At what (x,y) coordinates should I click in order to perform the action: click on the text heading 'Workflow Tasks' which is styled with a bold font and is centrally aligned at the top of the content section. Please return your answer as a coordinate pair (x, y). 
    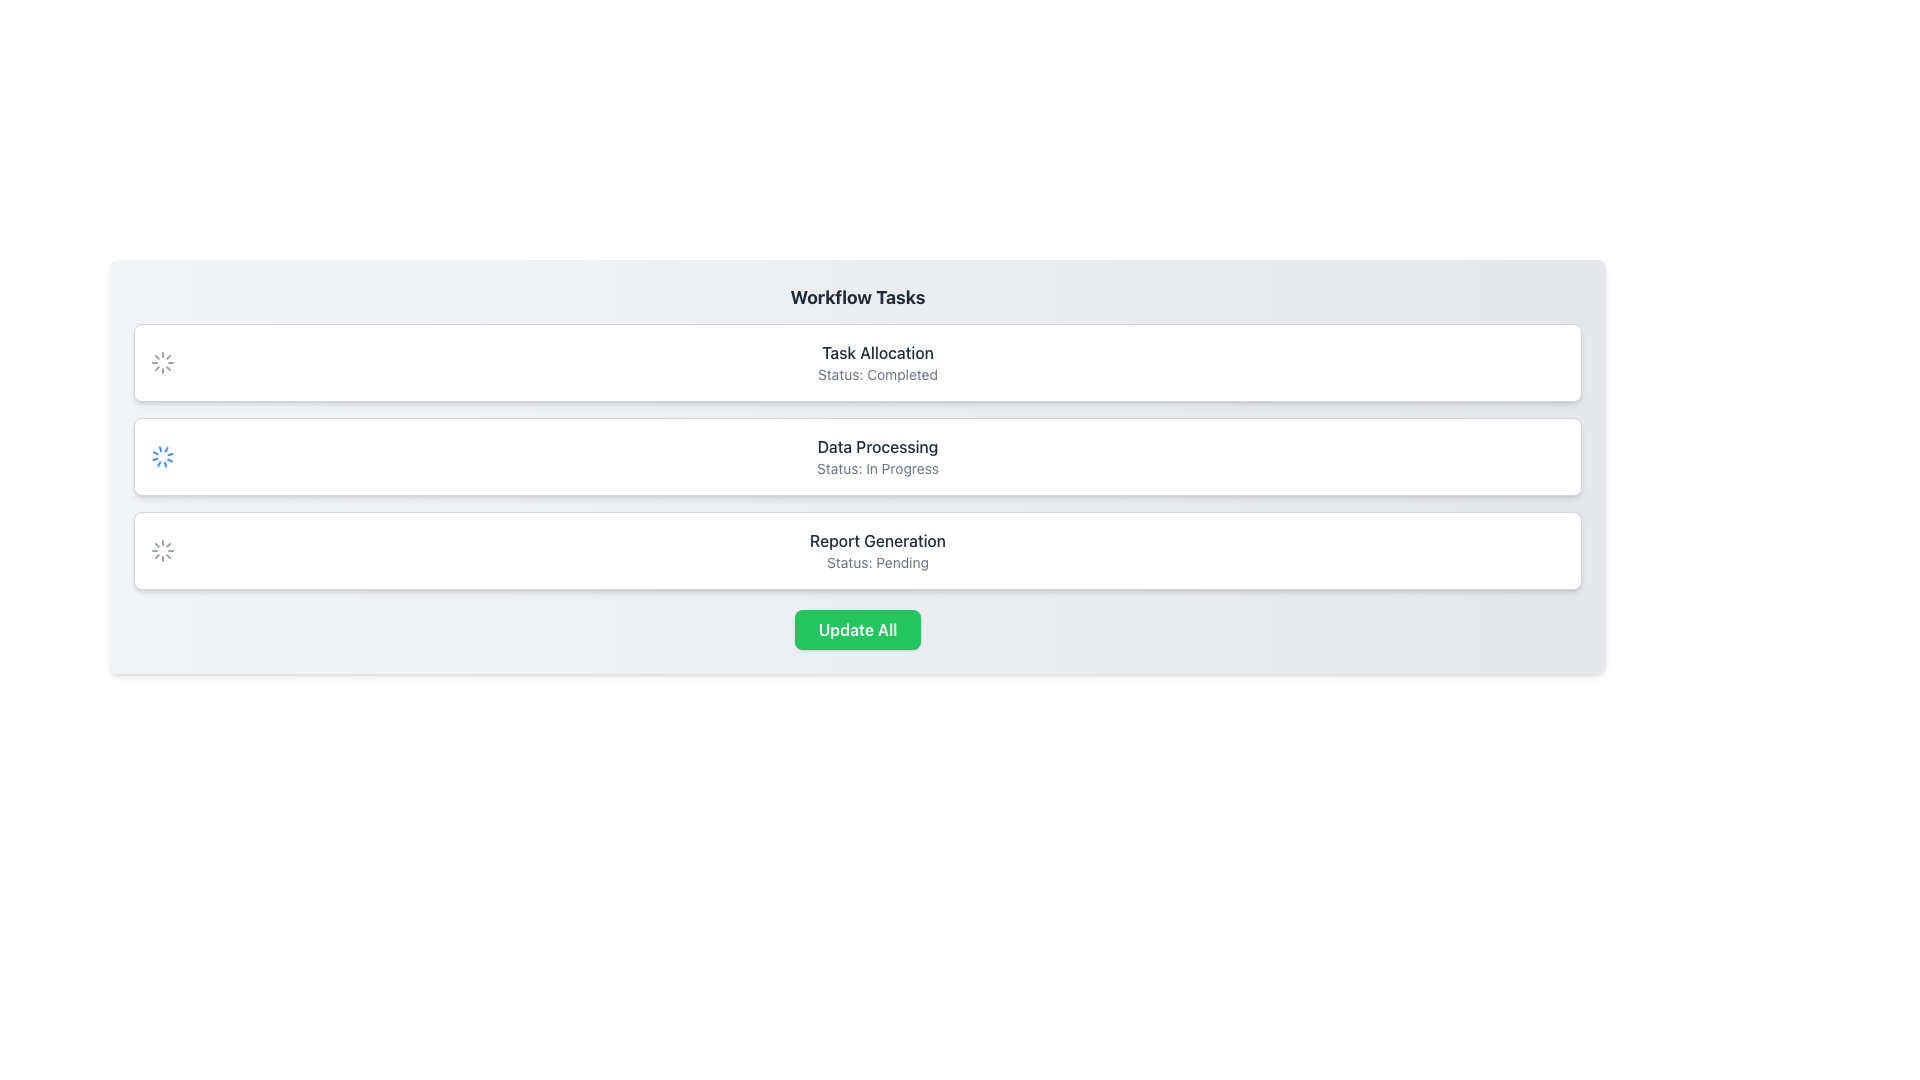
    Looking at the image, I should click on (858, 297).